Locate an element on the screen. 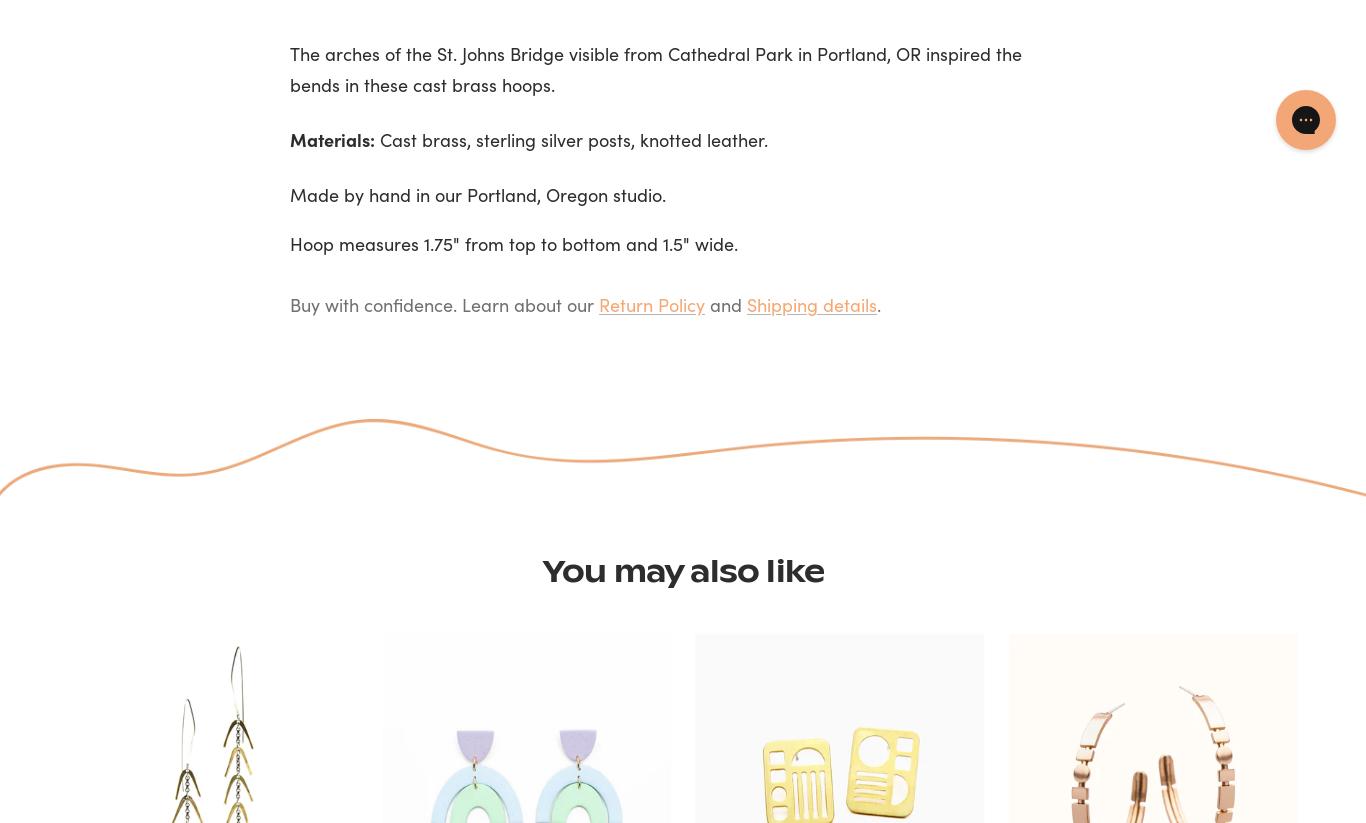 The image size is (1366, 823). 'Decline' is located at coordinates (1101, 83).